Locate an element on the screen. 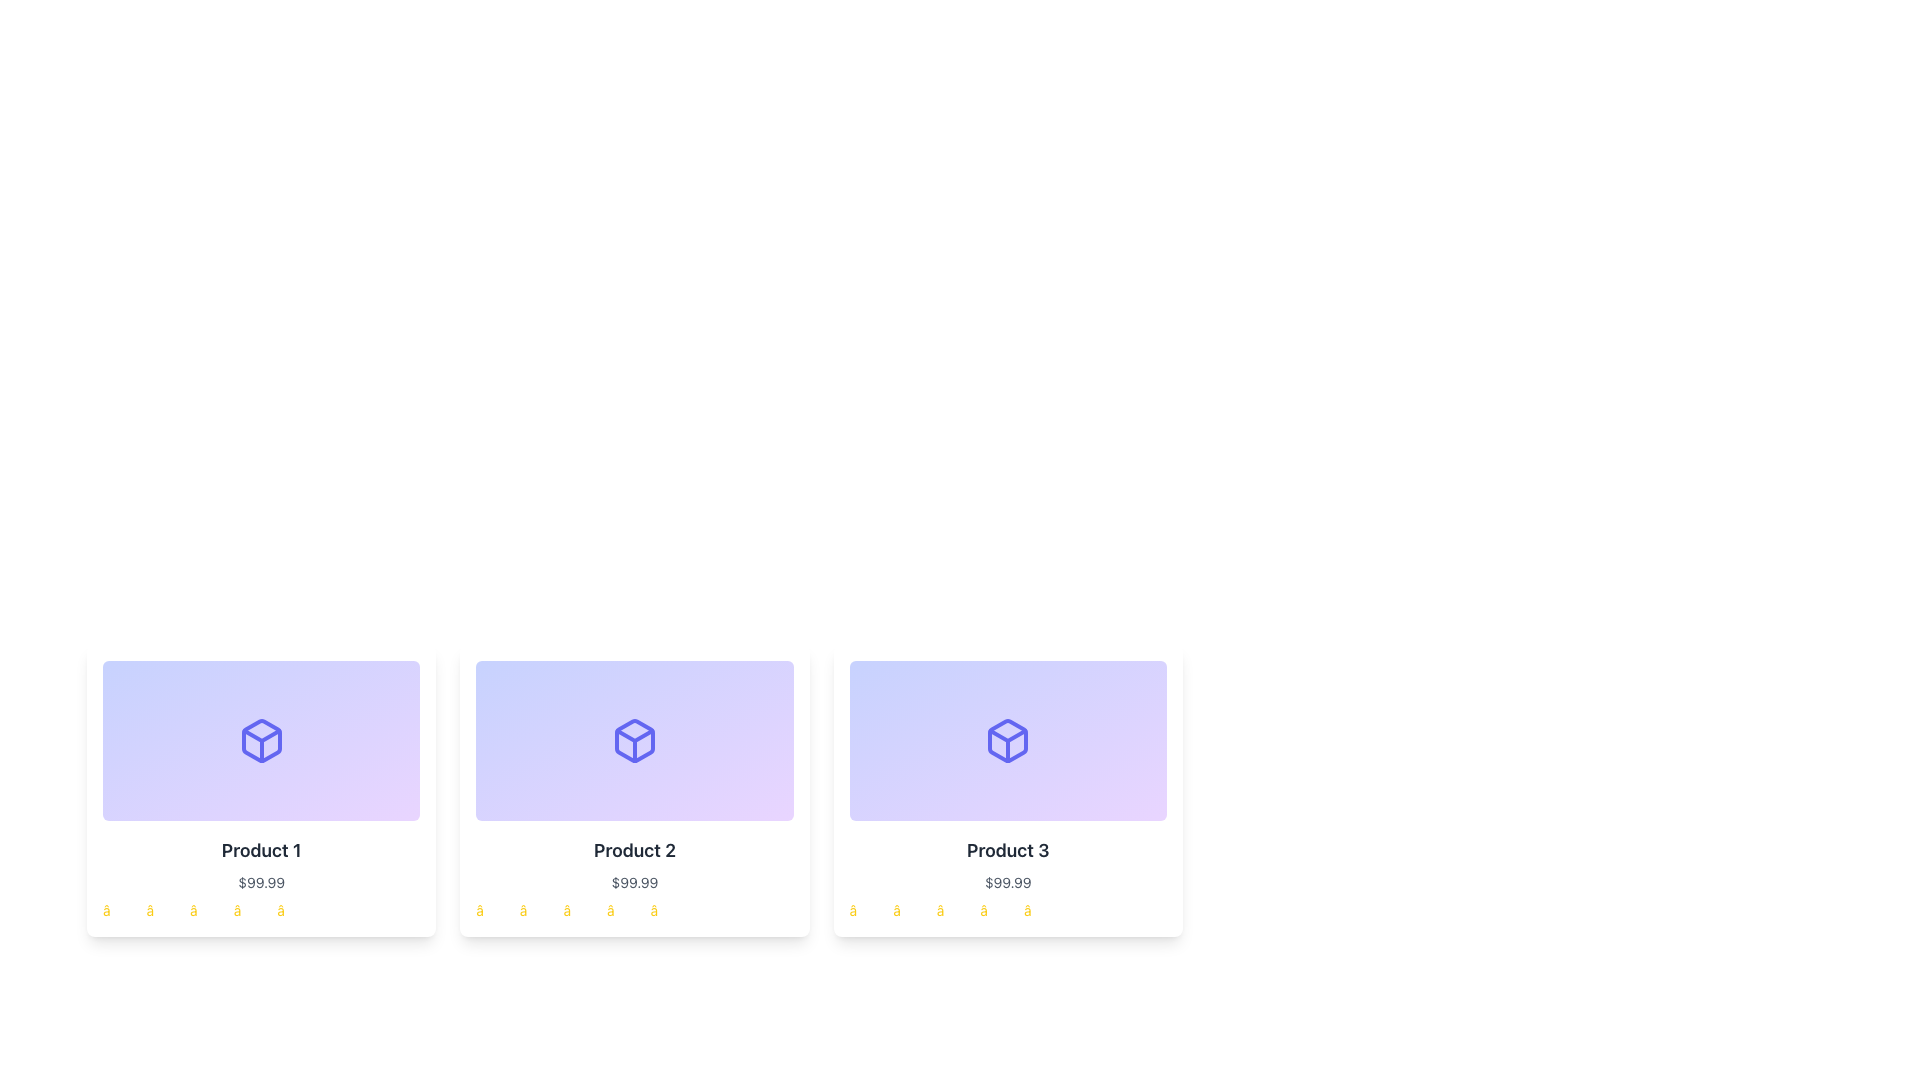  the text label displaying 'Product 3' within the third card of the horizontally aligned grid is located at coordinates (1008, 851).